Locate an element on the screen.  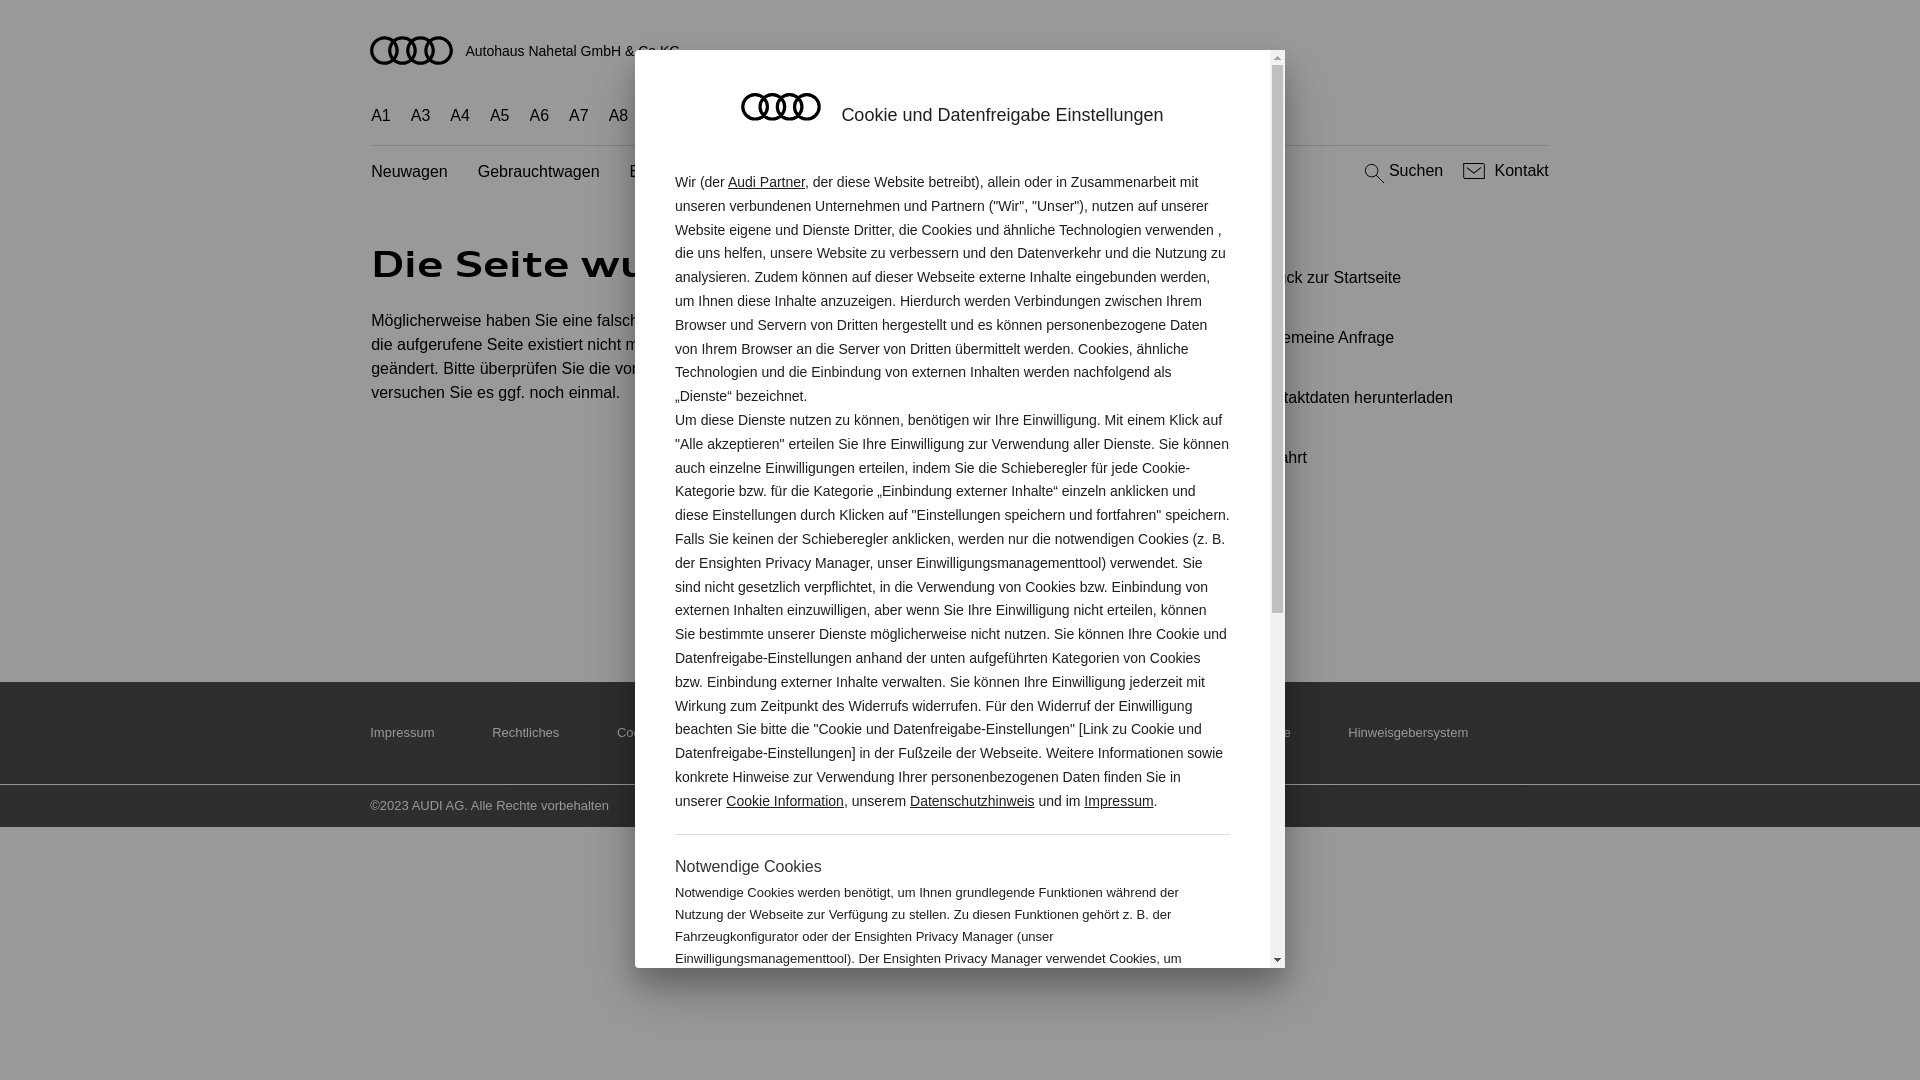
'RS' is located at coordinates (1099, 115).